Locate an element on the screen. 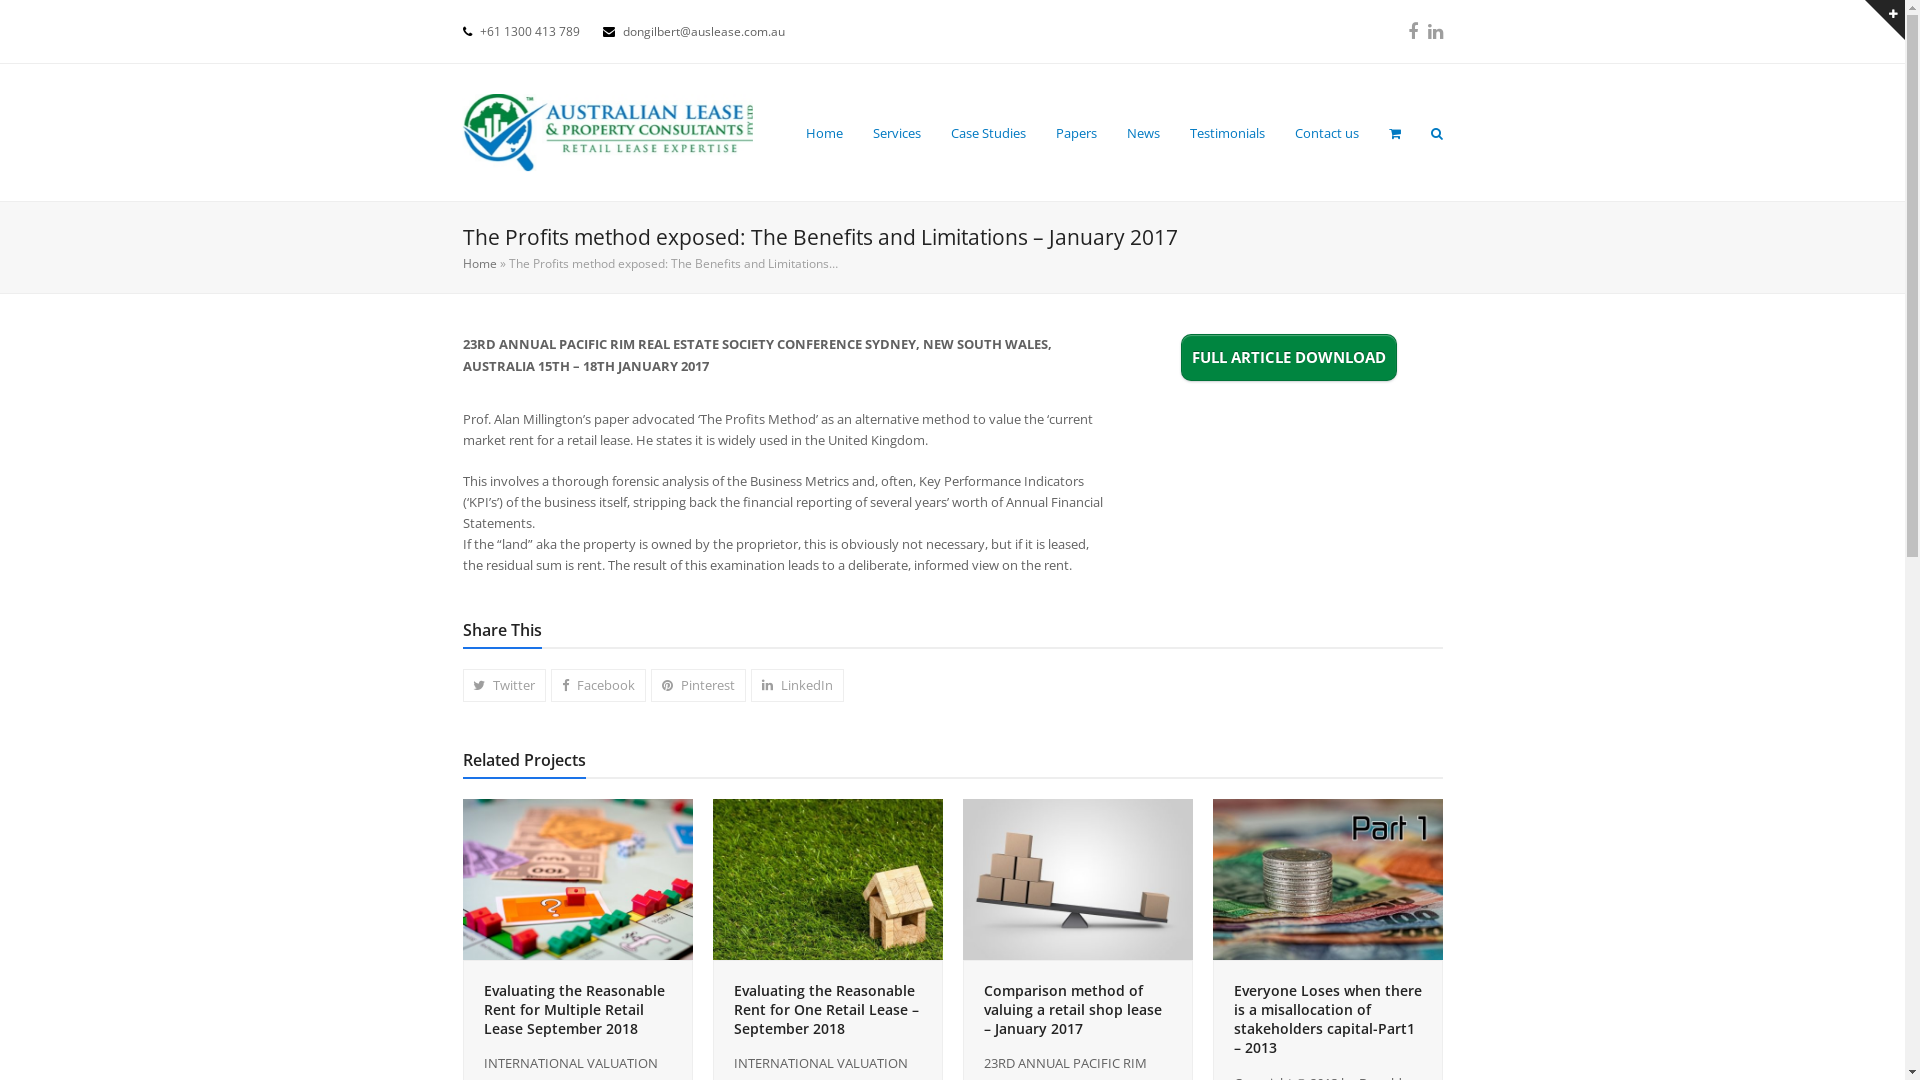 Image resolution: width=1920 pixels, height=1080 pixels. 'Pinterest' is located at coordinates (698, 684).